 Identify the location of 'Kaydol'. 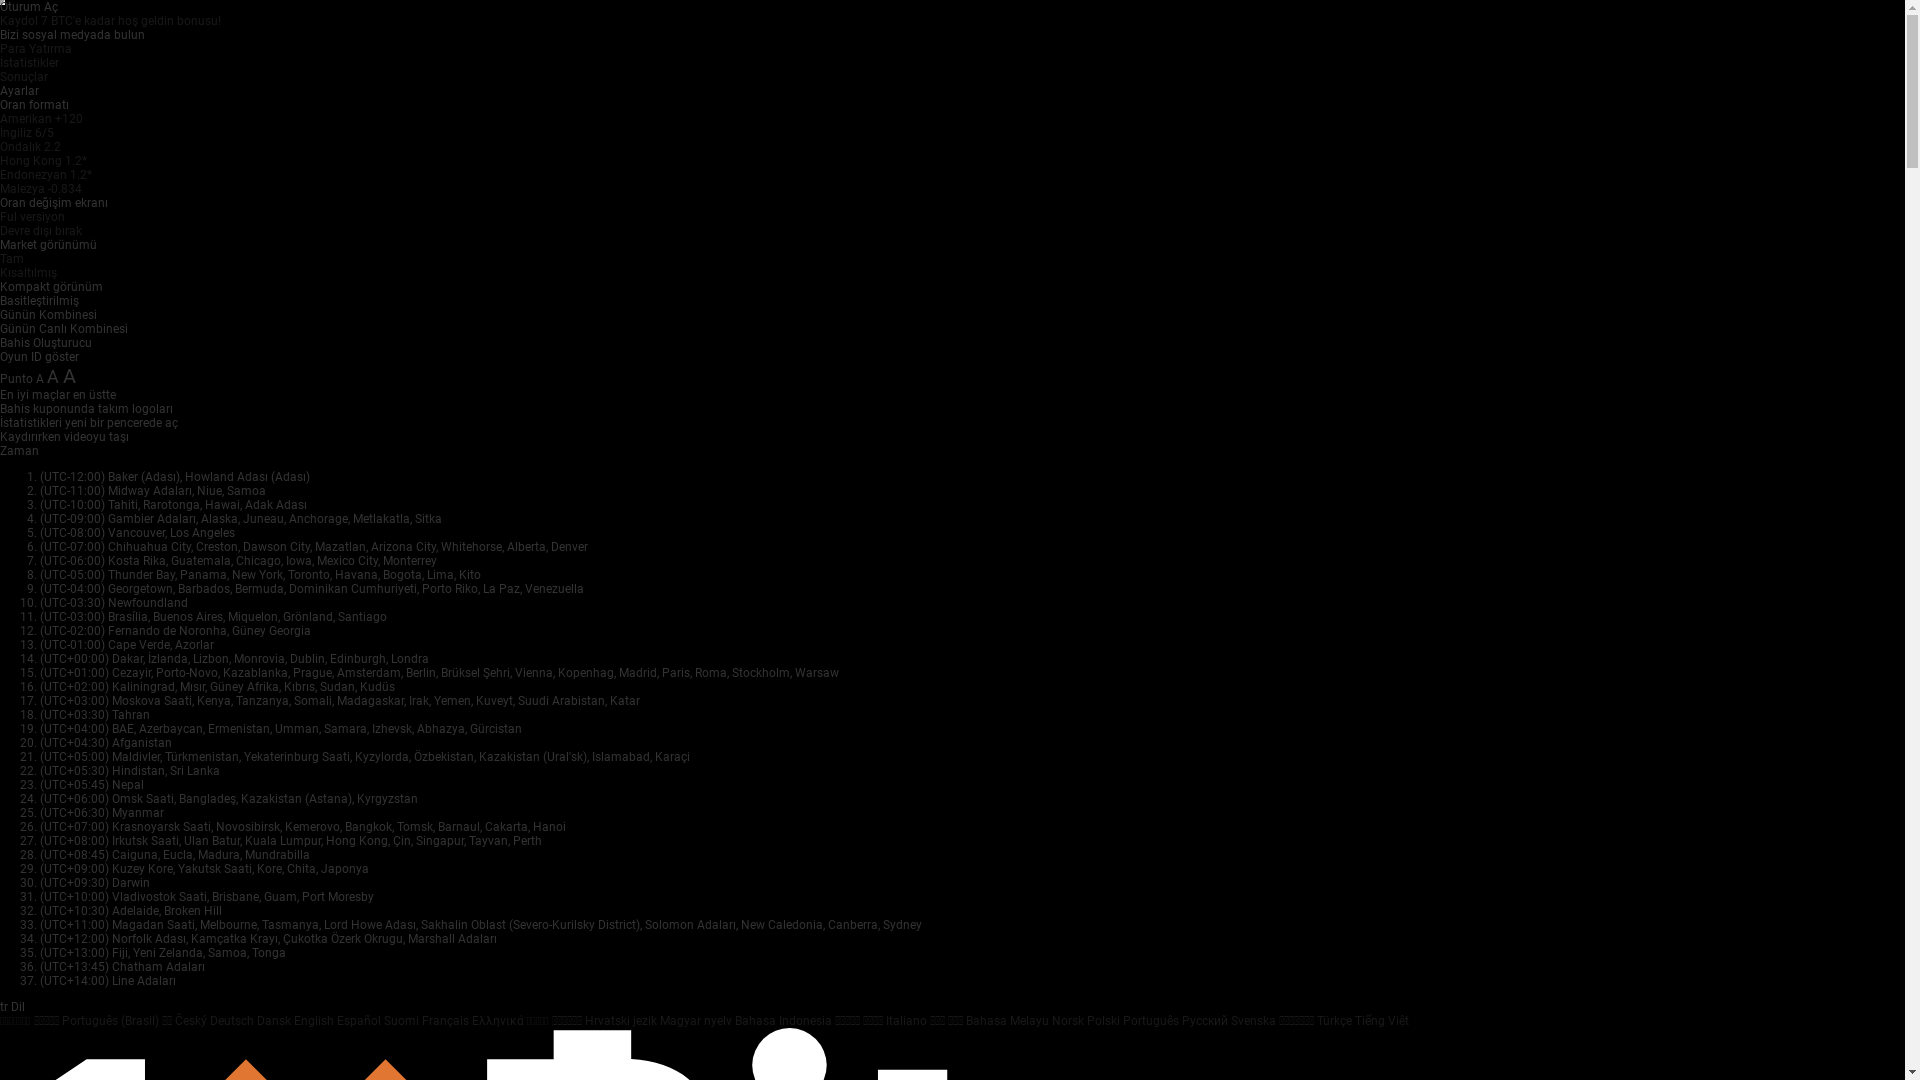
(20, 20).